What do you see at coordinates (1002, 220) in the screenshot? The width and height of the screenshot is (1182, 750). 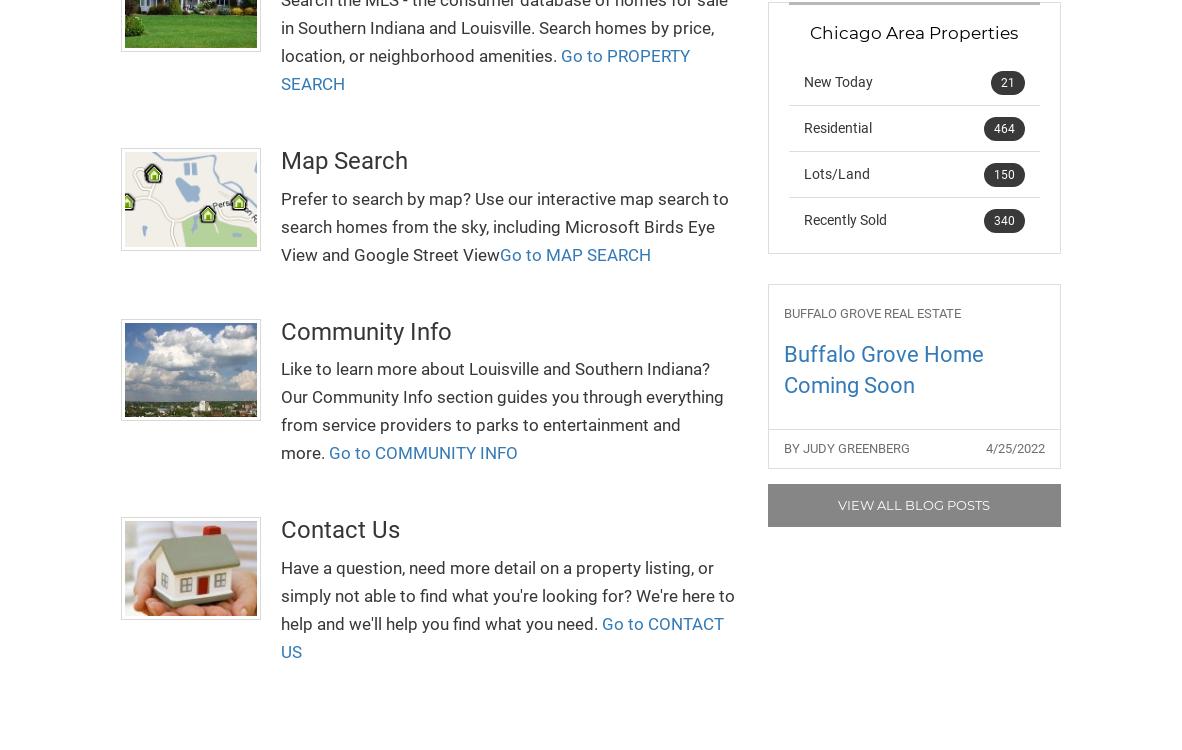 I see `'340'` at bounding box center [1002, 220].